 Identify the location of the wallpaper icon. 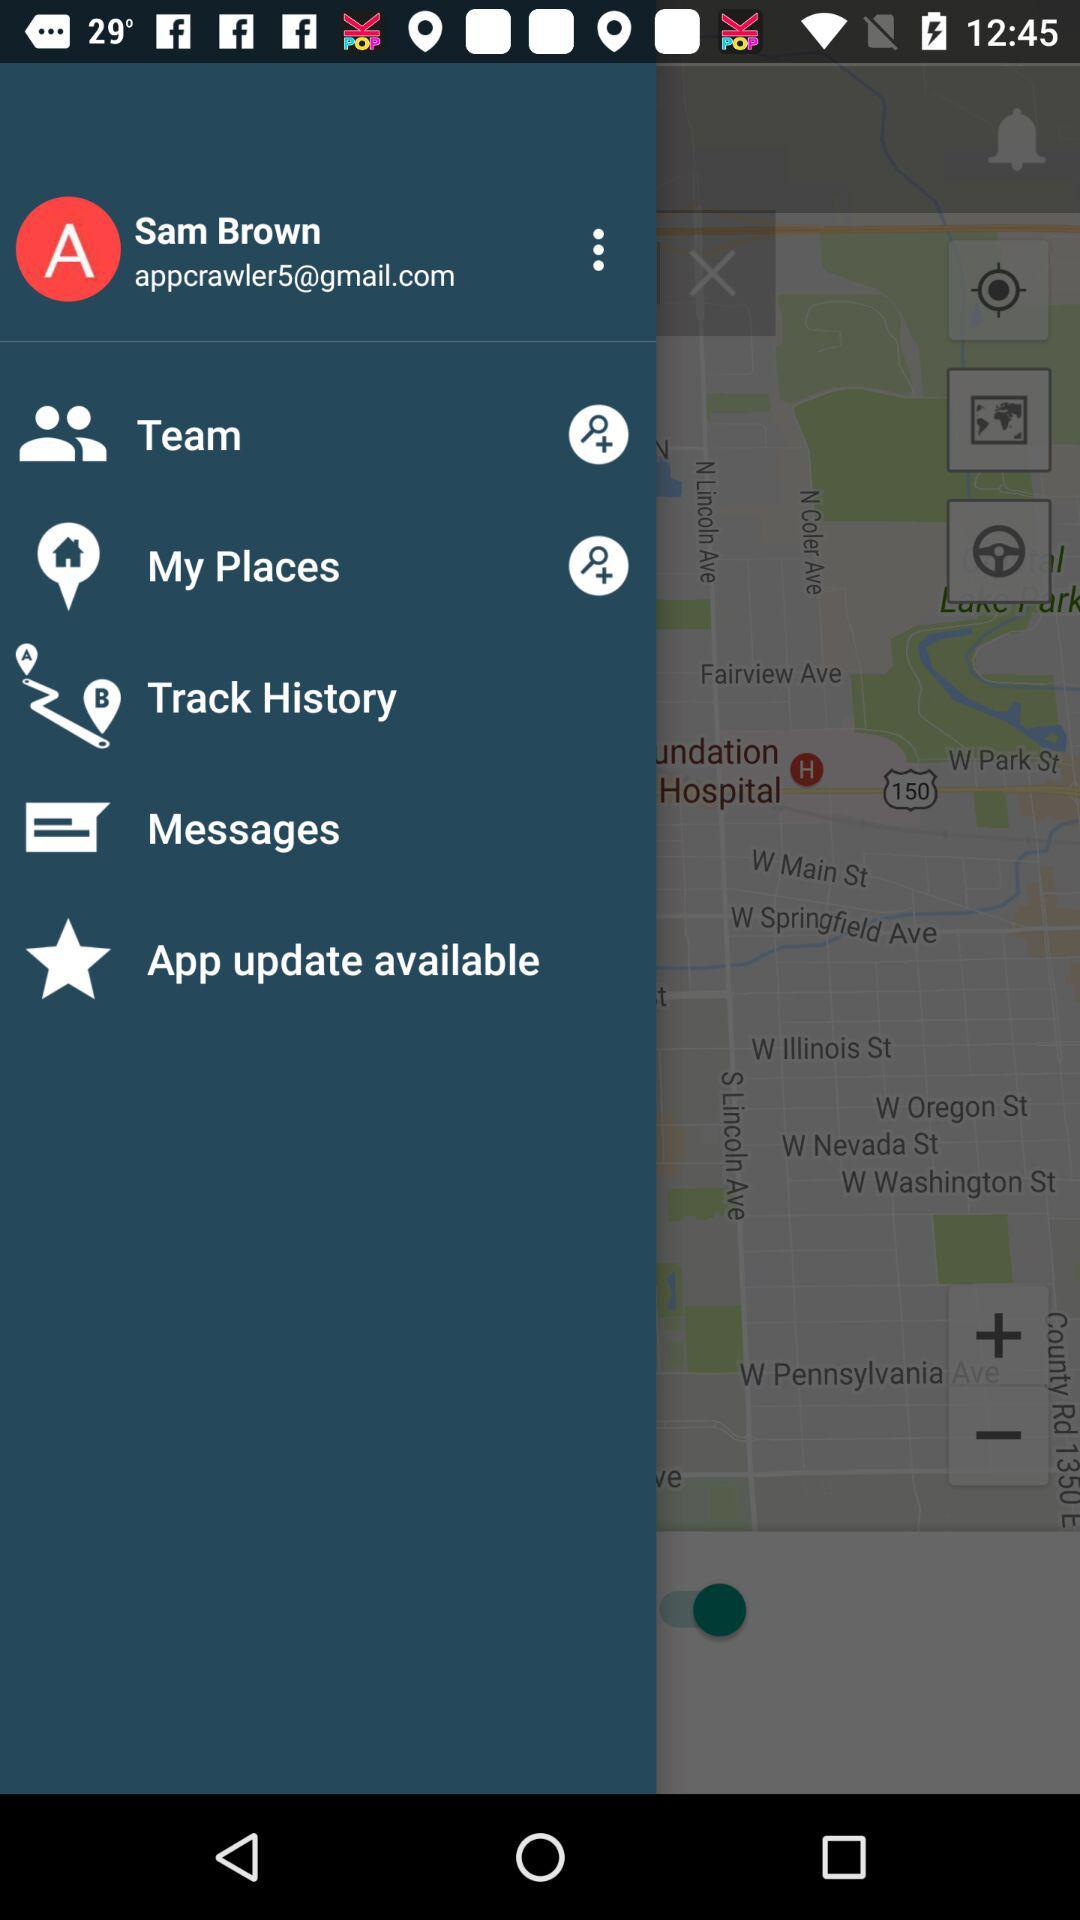
(999, 419).